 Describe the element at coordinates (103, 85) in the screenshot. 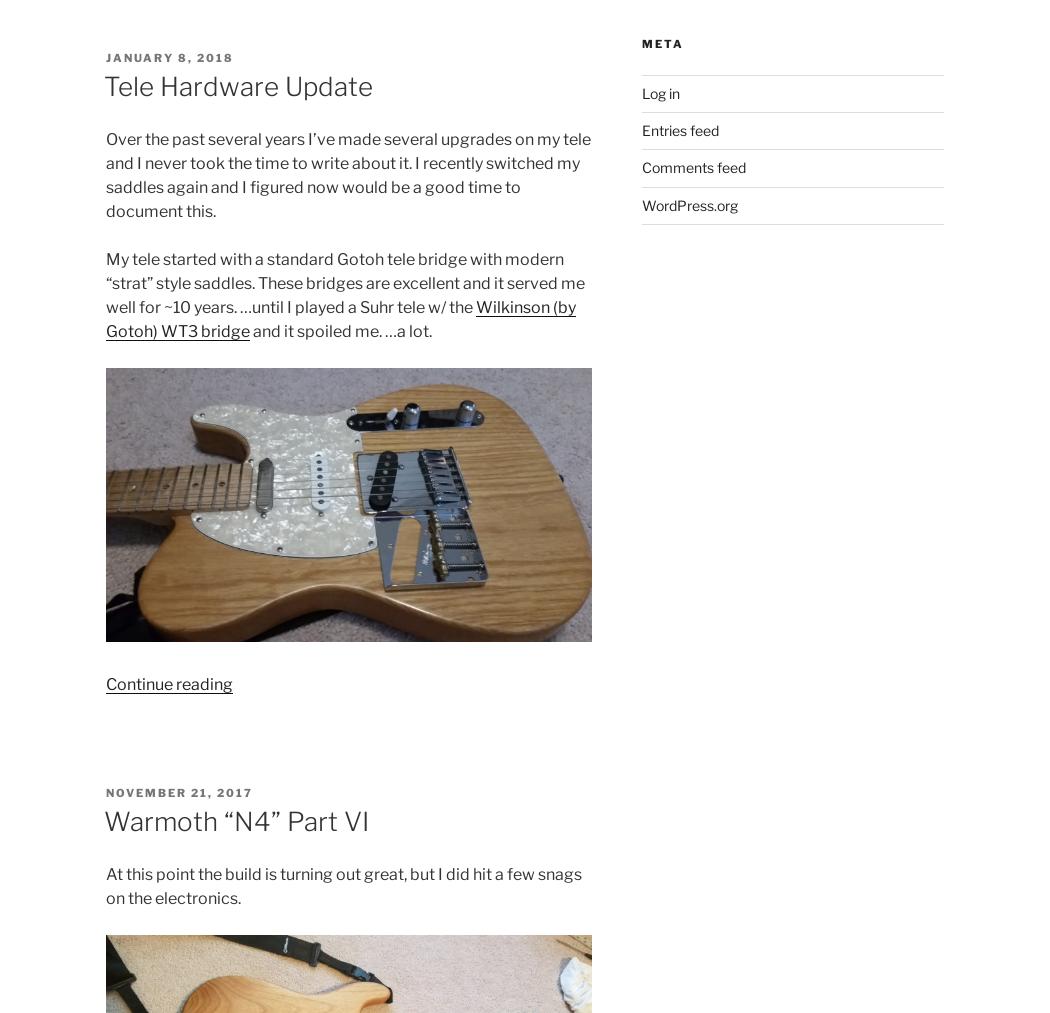

I see `'Tele Hardware Update'` at that location.